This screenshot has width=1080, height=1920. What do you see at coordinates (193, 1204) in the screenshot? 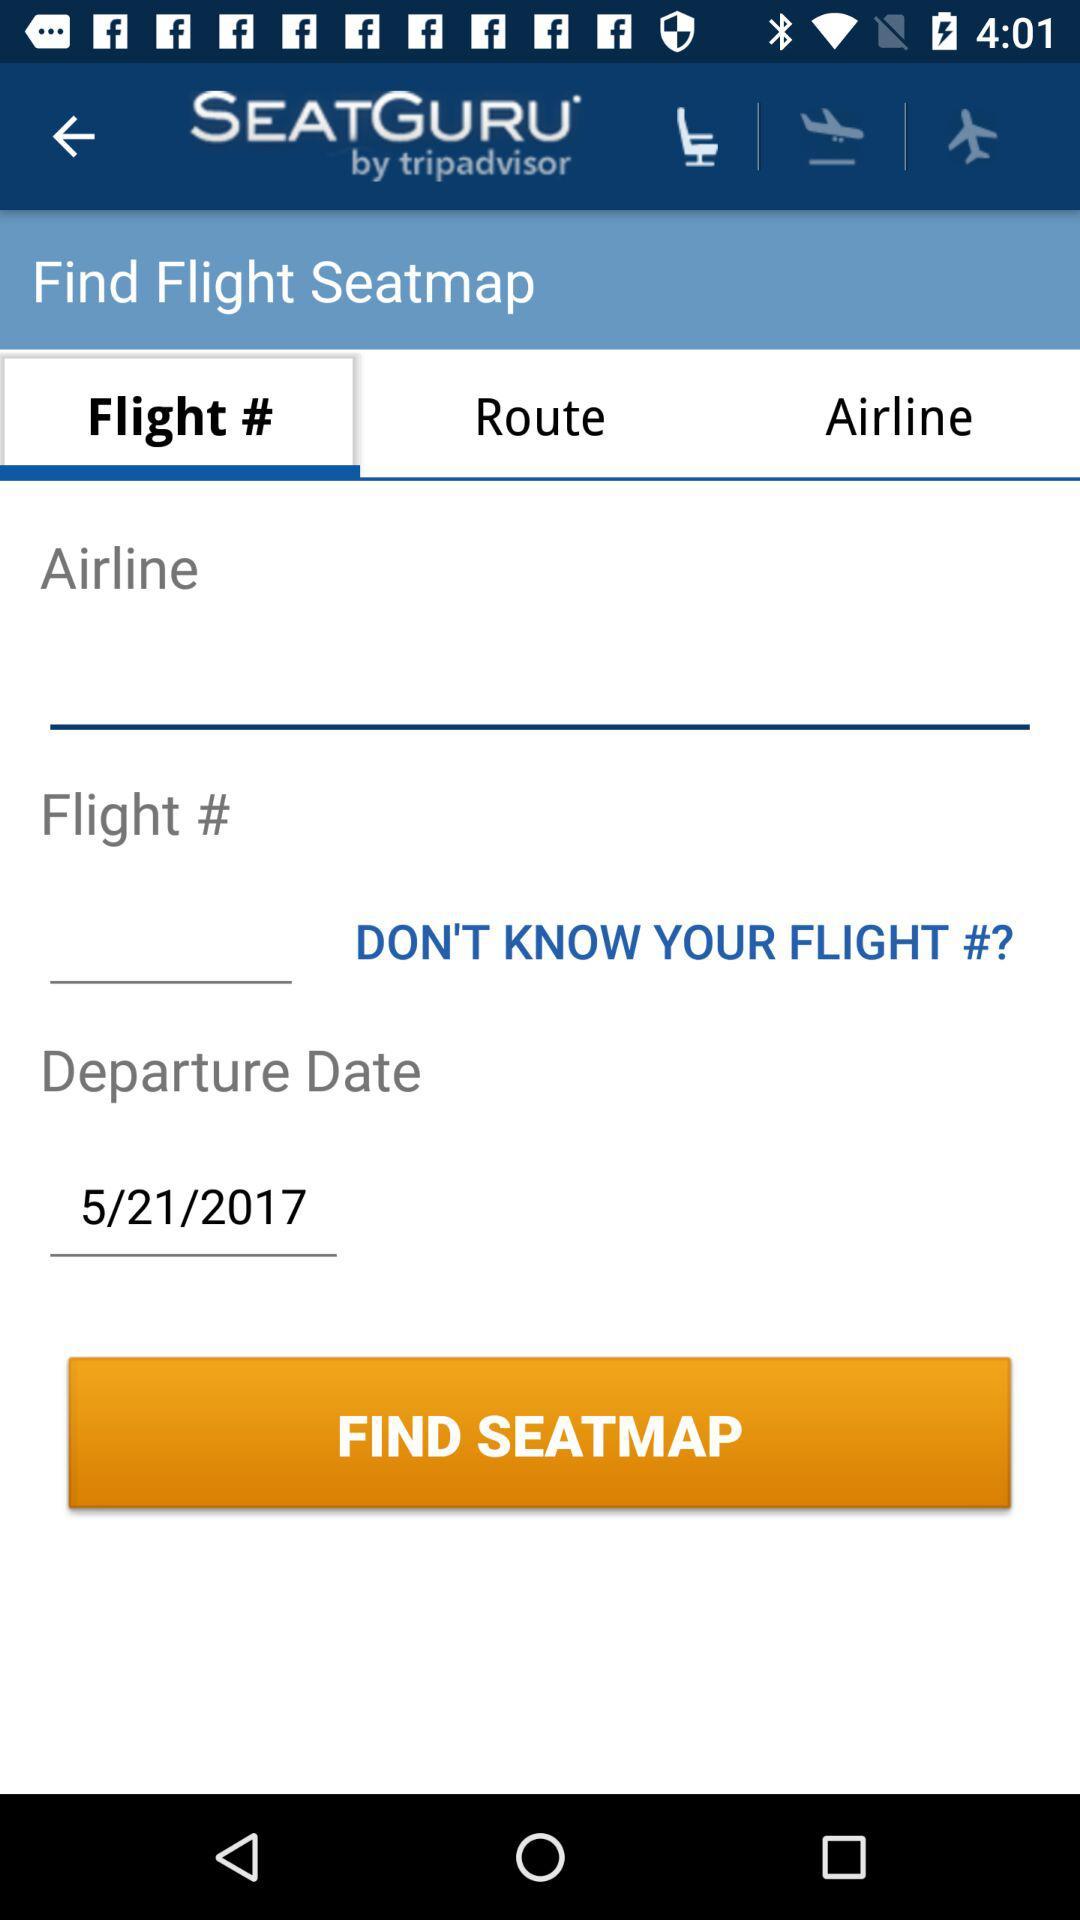
I see `the item above find seatmap icon` at bounding box center [193, 1204].